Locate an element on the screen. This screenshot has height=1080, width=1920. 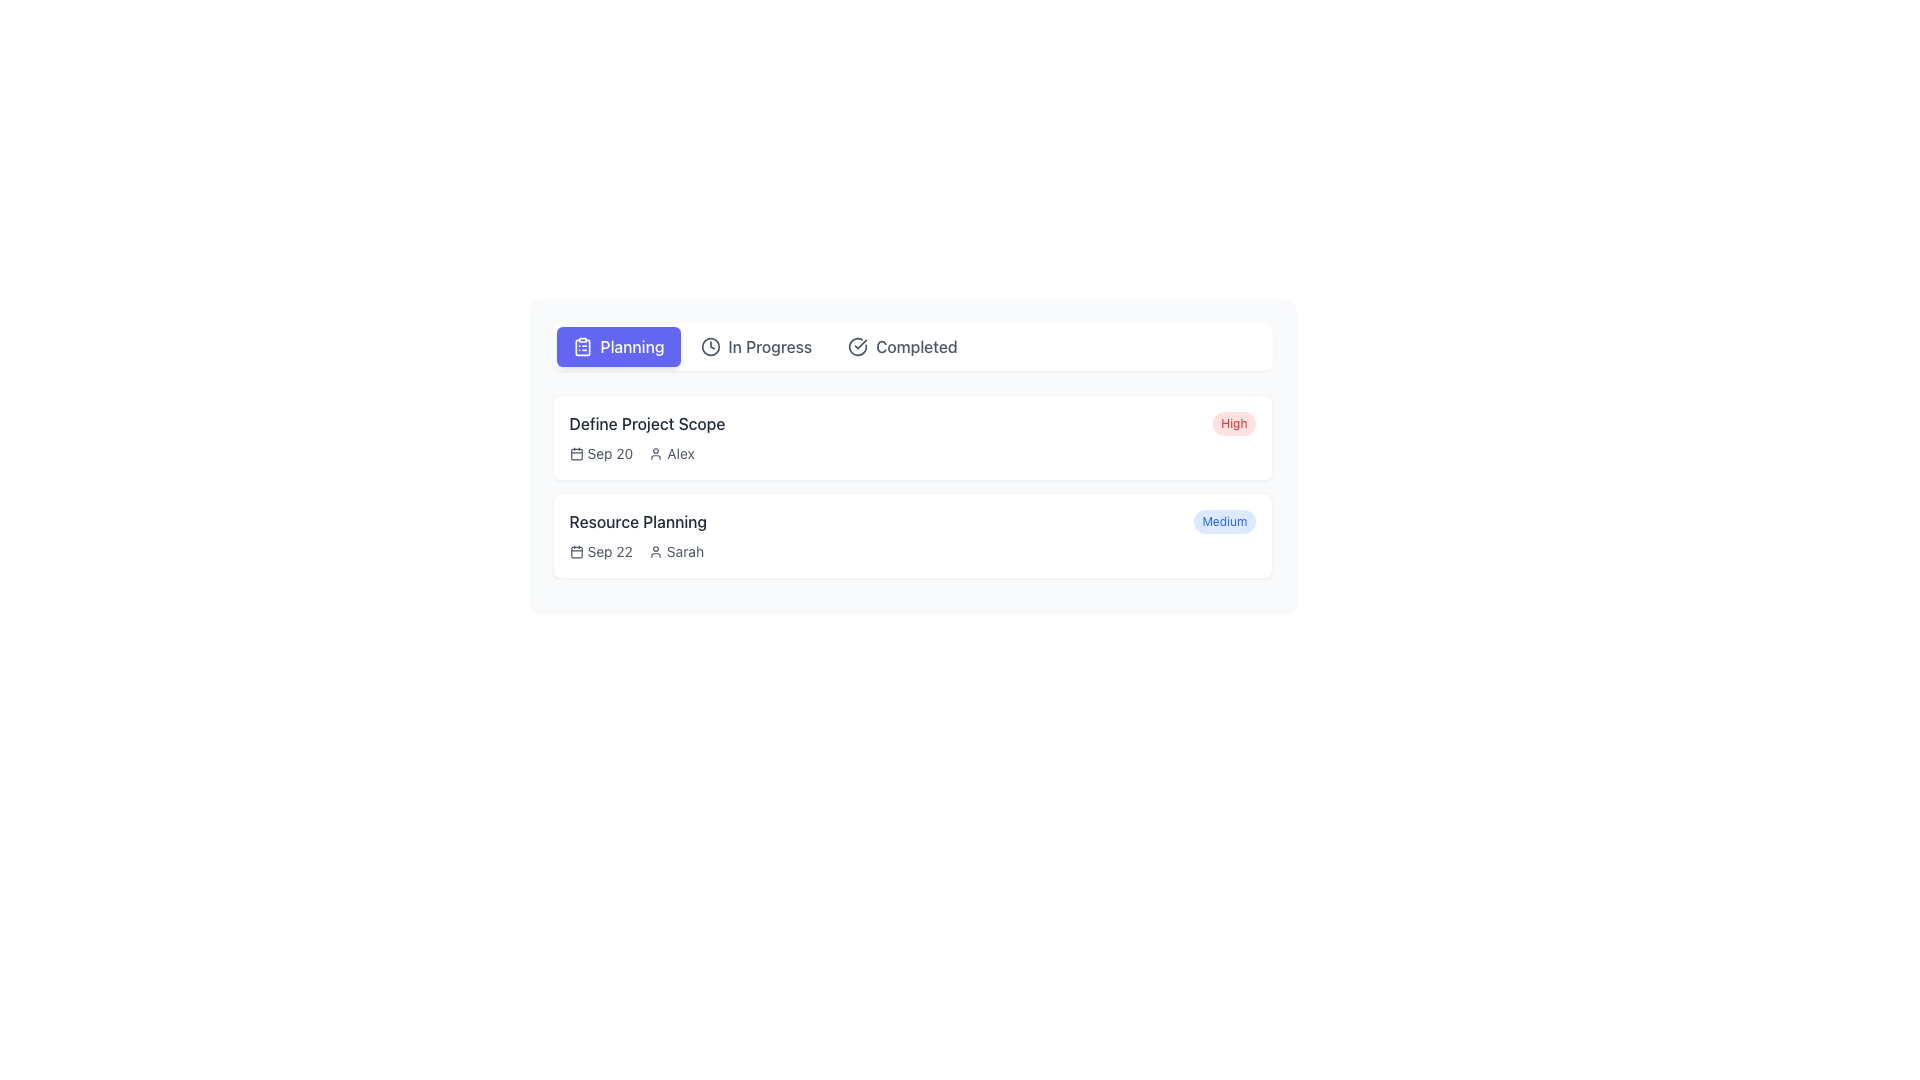
the central rectangular icon with rounded corners that is part of the larger calendar icon component in the UI layout is located at coordinates (575, 552).